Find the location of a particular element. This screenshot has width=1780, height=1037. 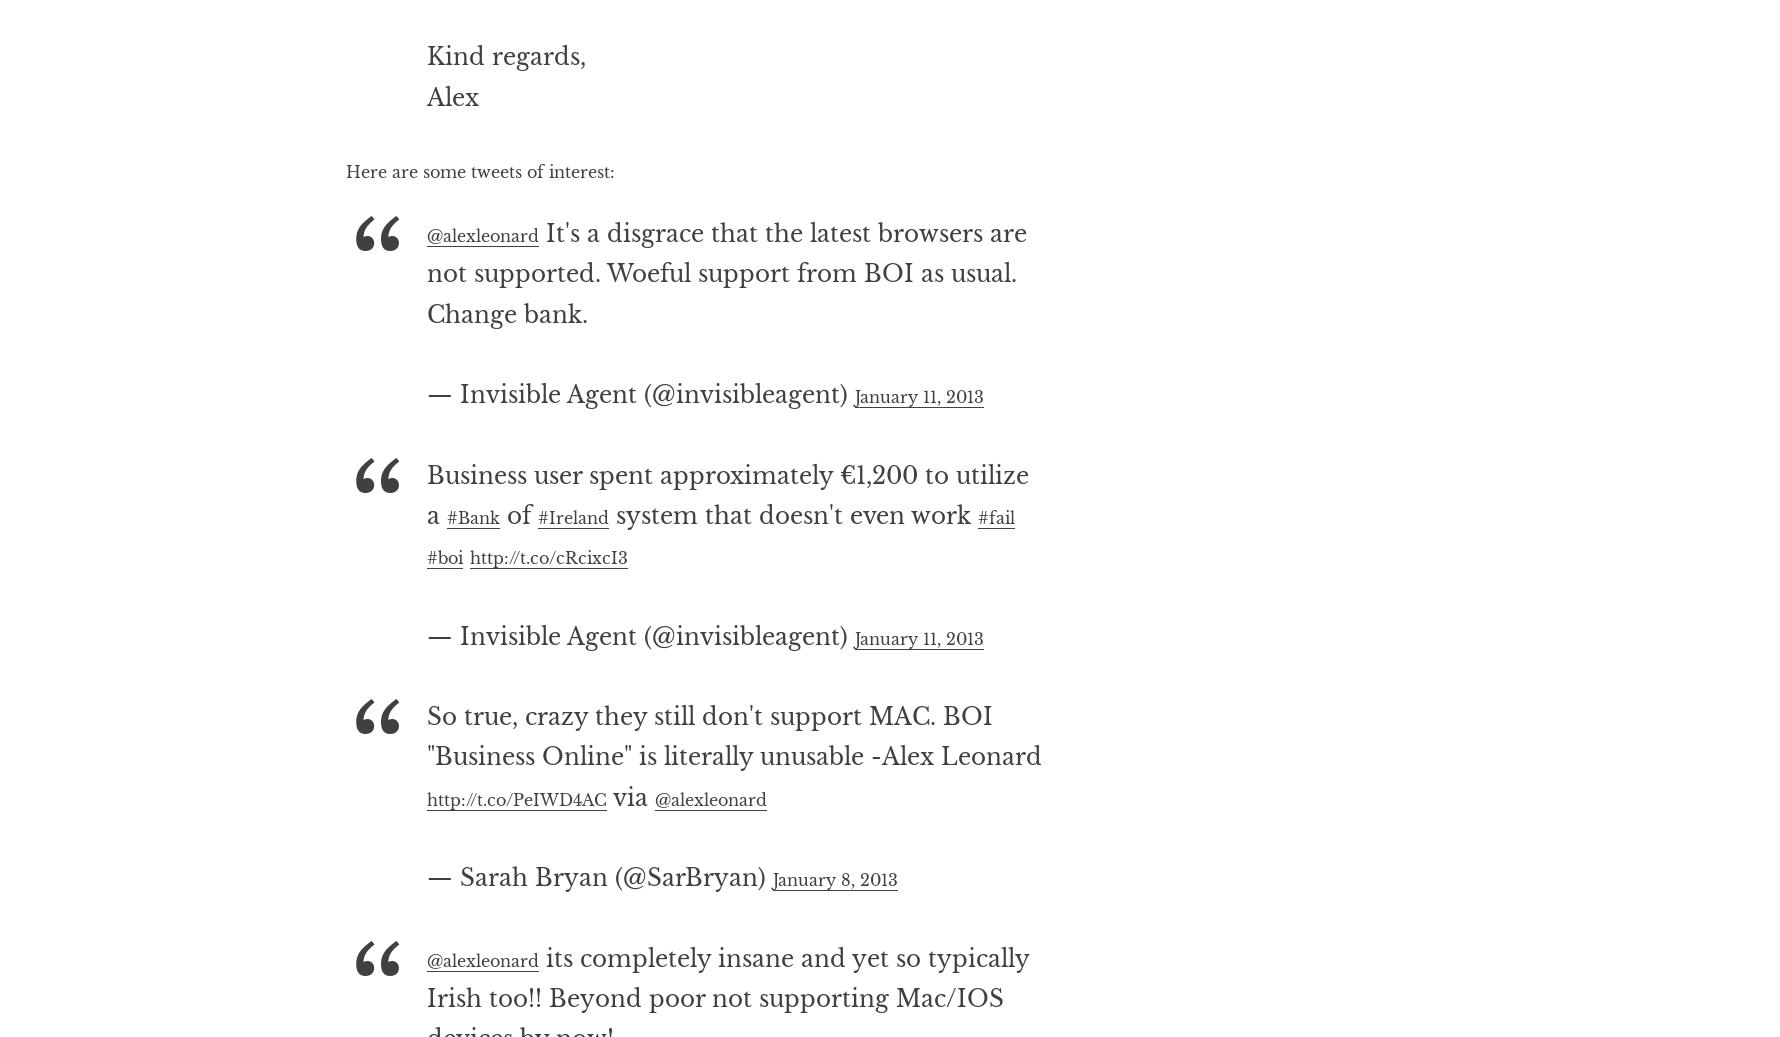

'So true, crazy they still don't support MAC. BOI "Business Online" is literally unusable -Alex Leonard' is located at coordinates (732, 816).